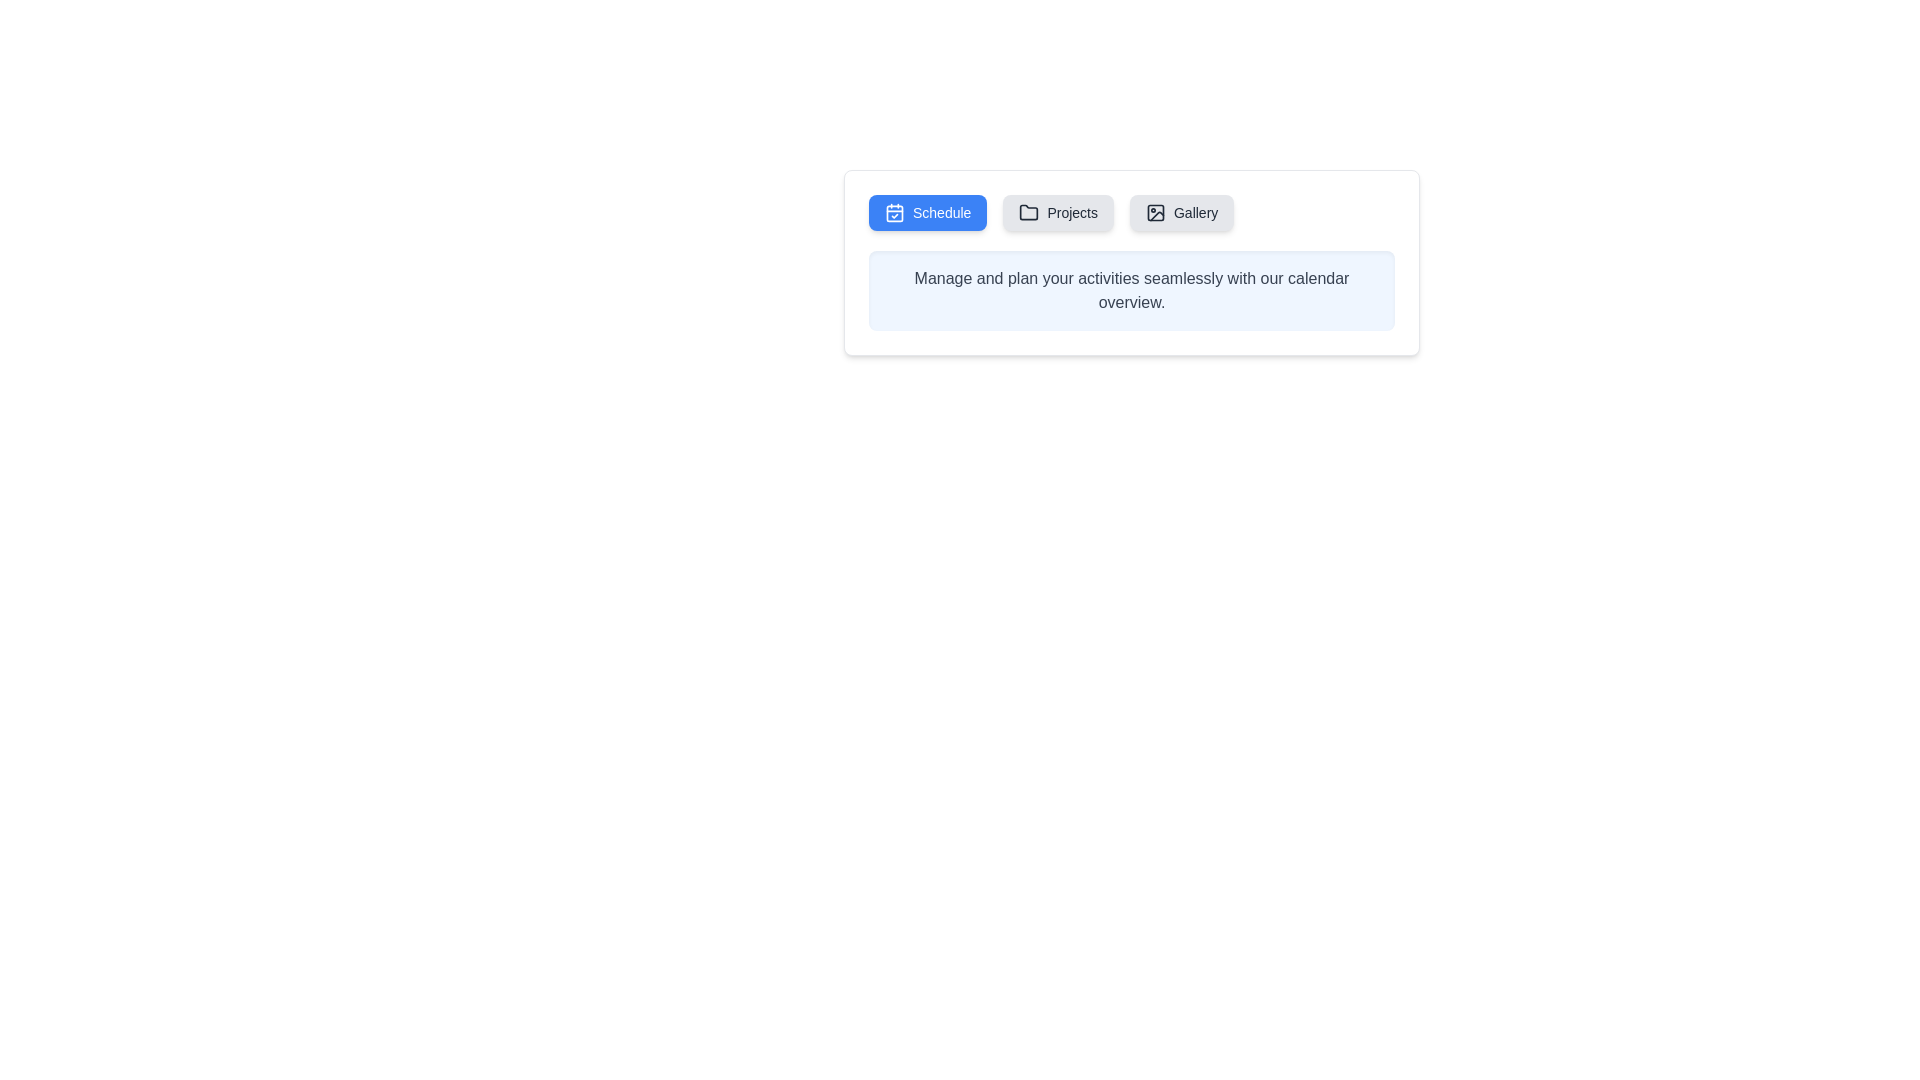 The image size is (1920, 1080). Describe the element at coordinates (1181, 212) in the screenshot. I see `the tab labeled Gallery to view its content` at that location.